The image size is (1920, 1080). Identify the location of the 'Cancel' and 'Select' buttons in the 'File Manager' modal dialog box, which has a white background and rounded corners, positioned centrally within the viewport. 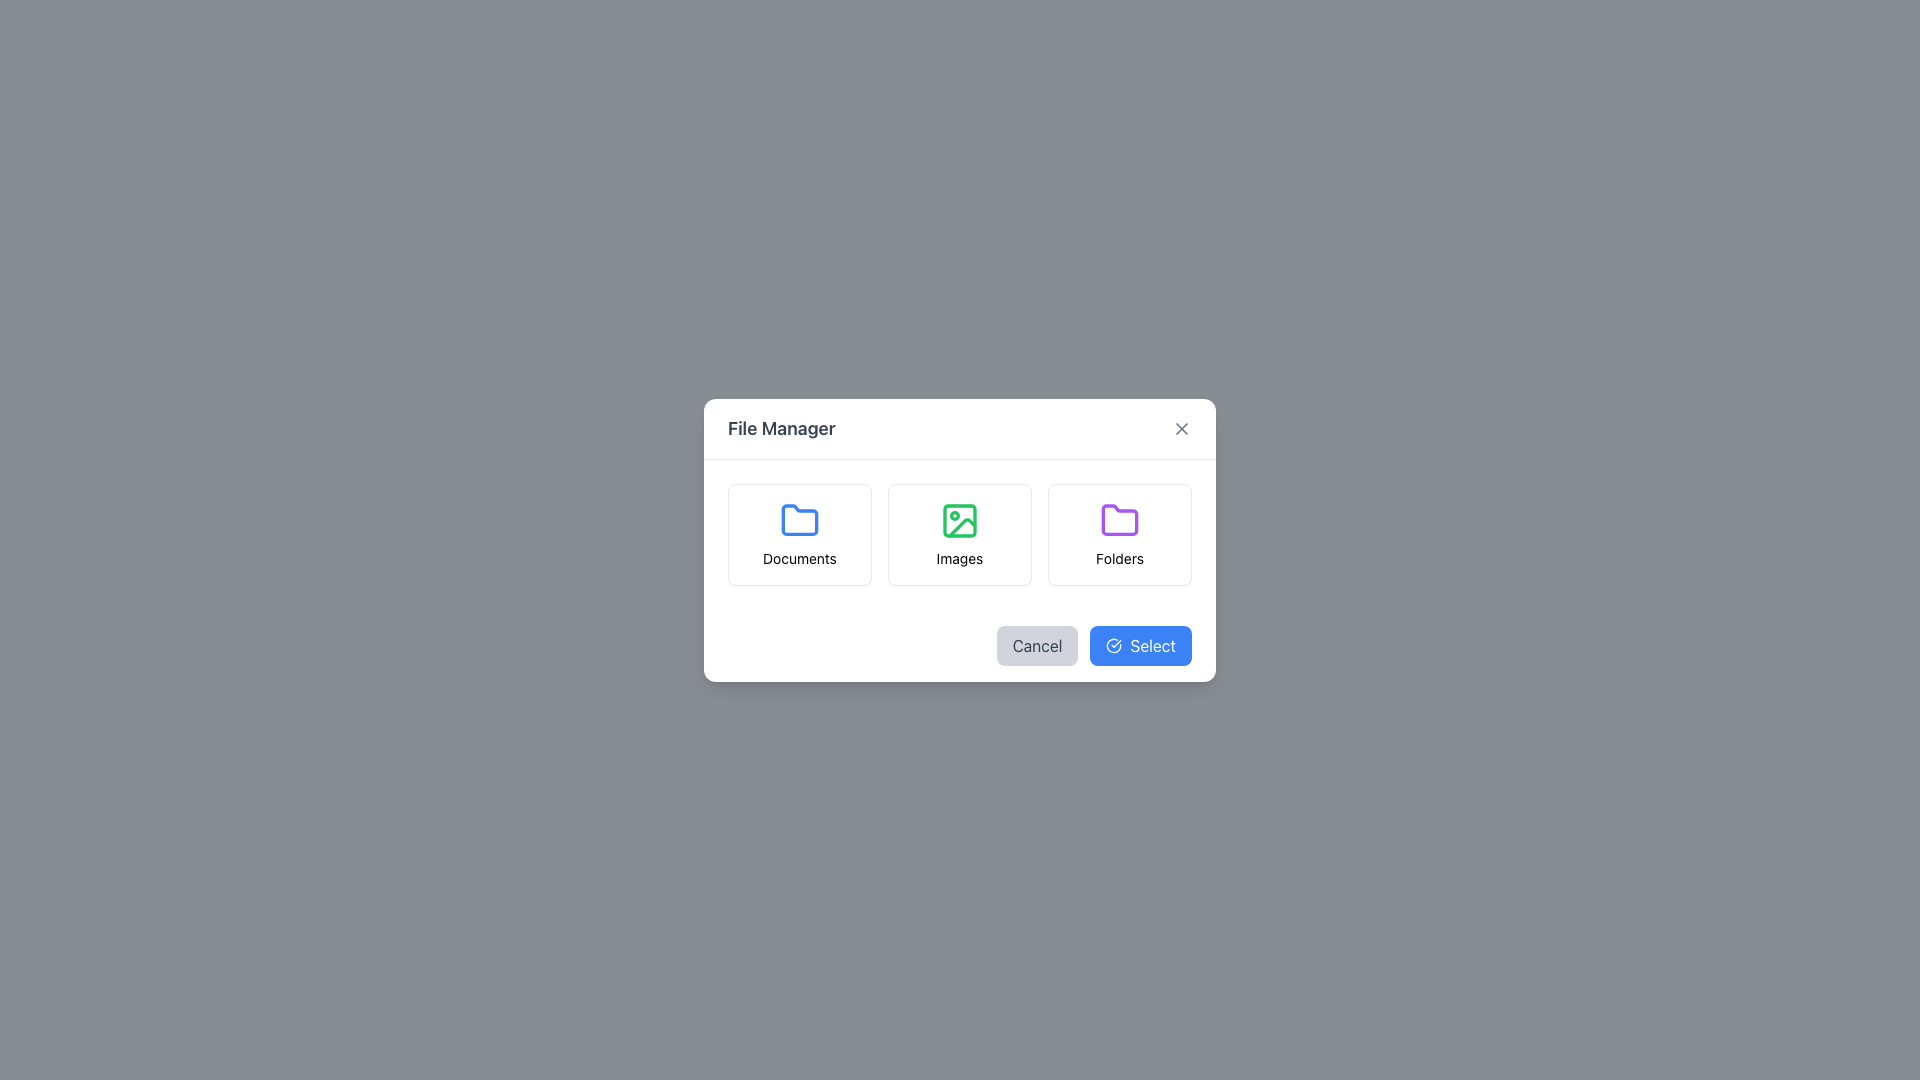
(960, 540).